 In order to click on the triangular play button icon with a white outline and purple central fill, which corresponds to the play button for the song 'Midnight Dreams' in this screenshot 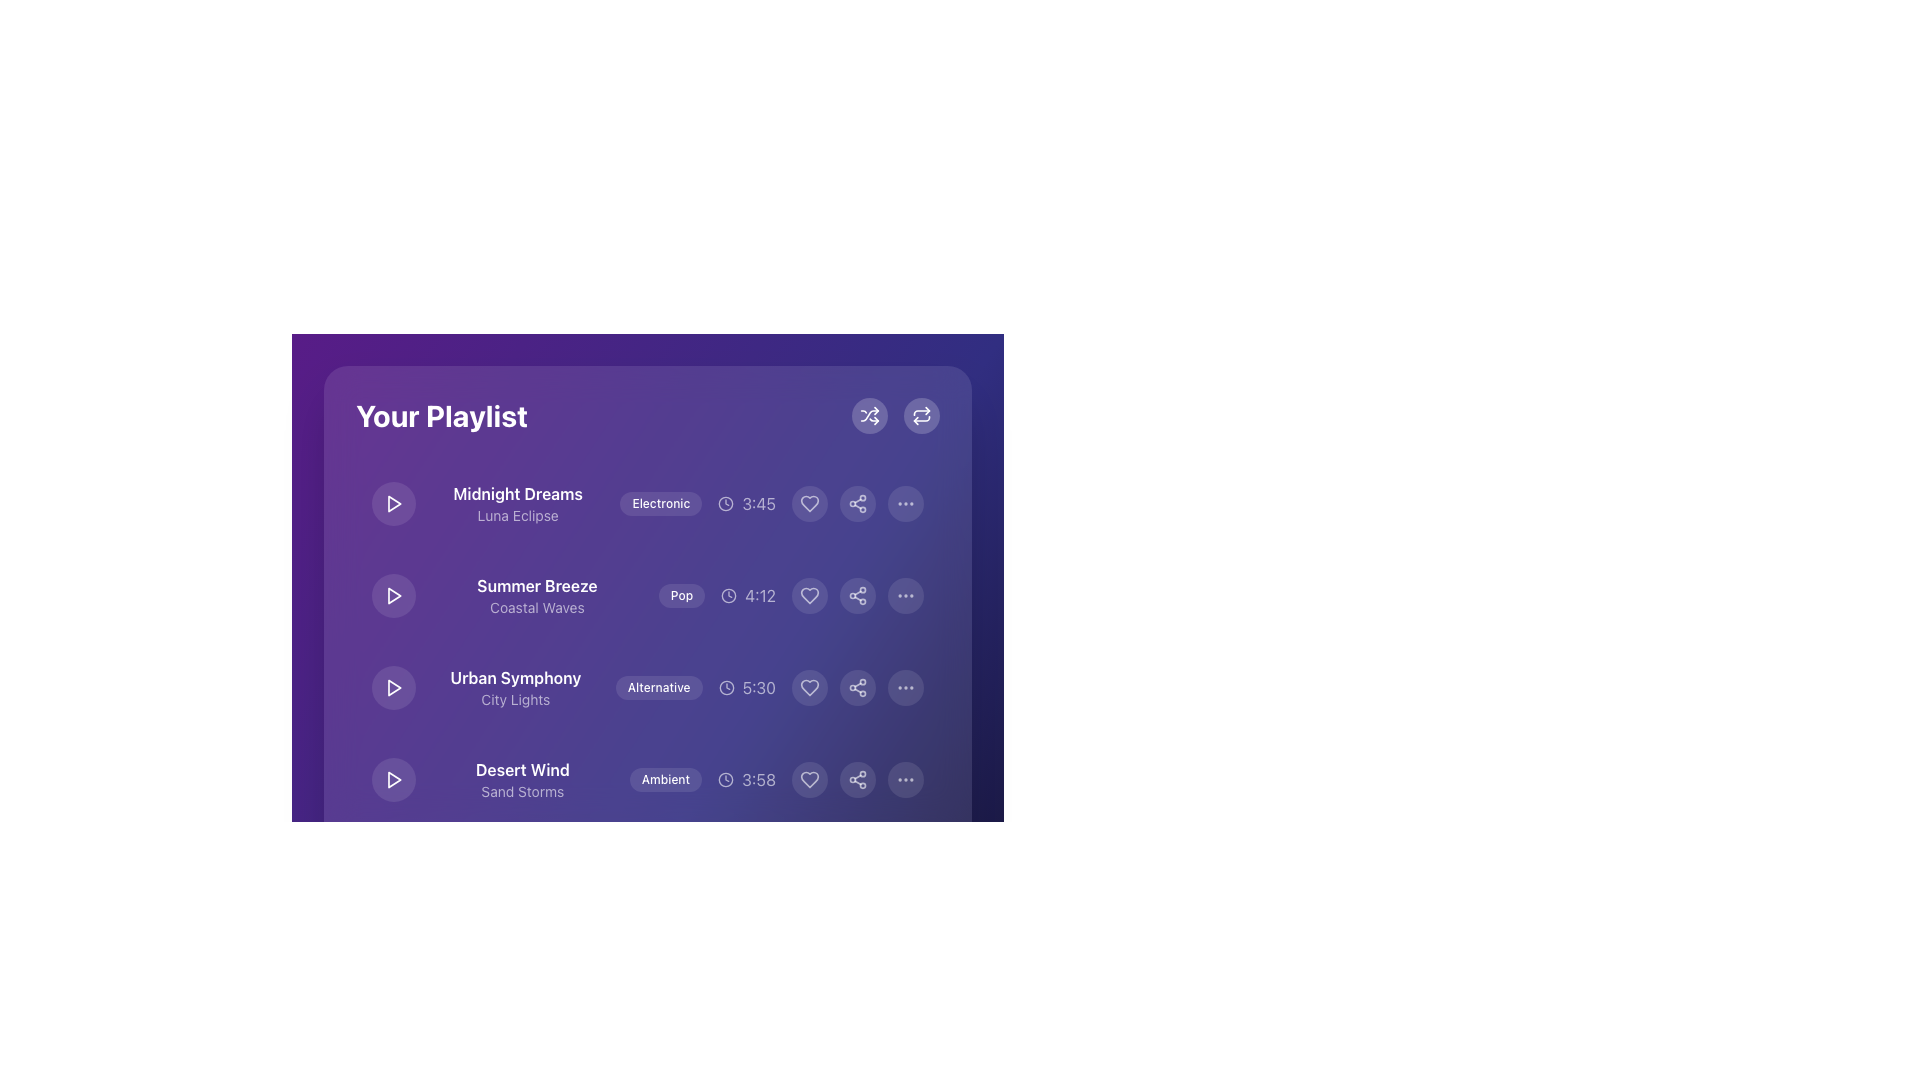, I will do `click(393, 503)`.